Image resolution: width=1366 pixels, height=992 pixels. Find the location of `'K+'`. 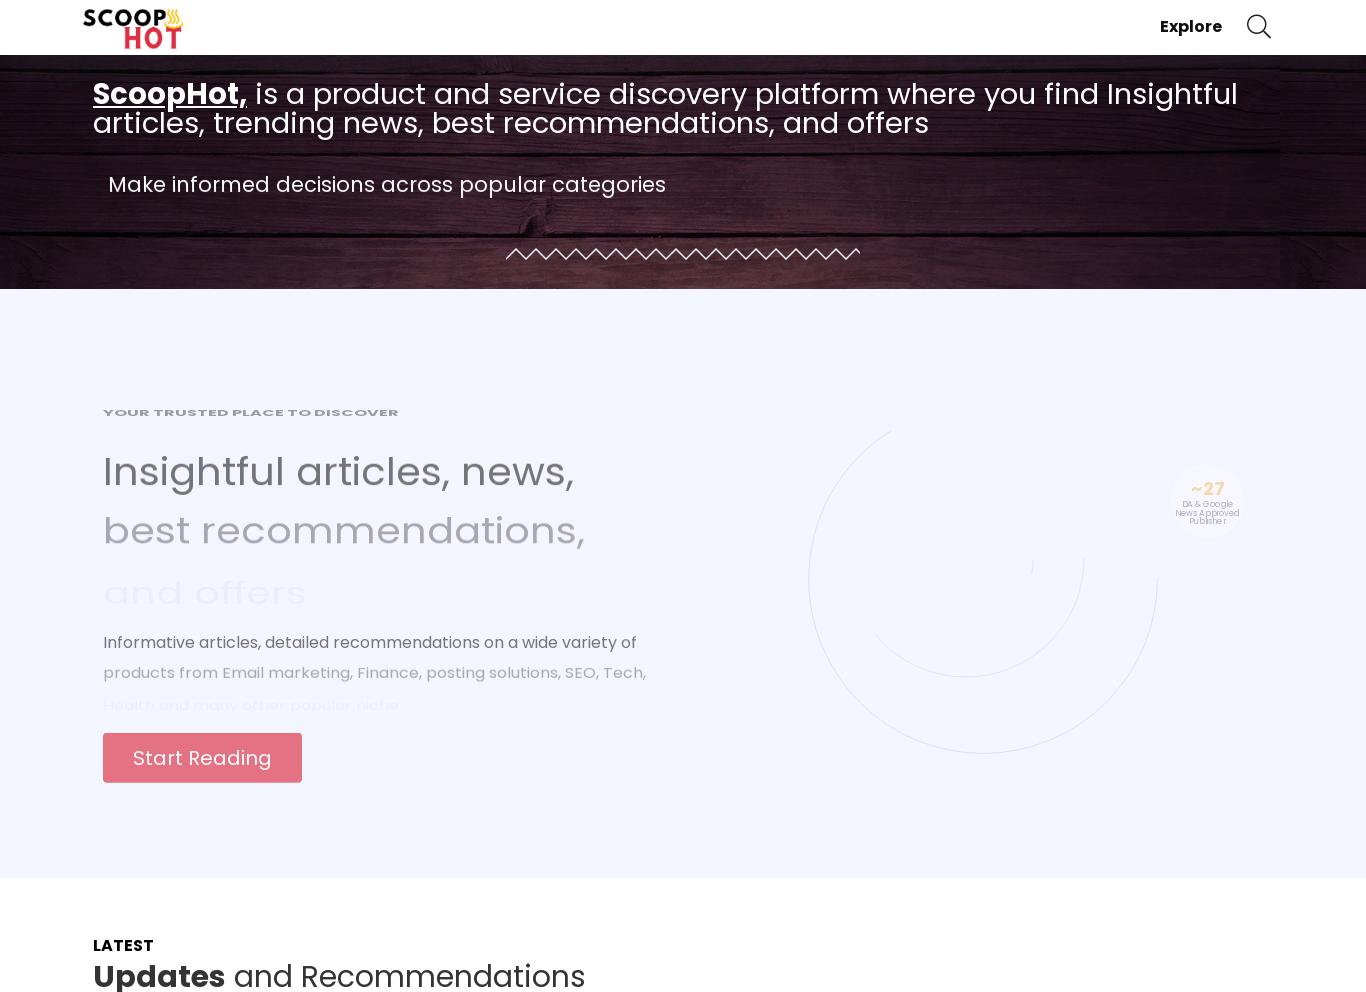

'K+' is located at coordinates (1013, 360).